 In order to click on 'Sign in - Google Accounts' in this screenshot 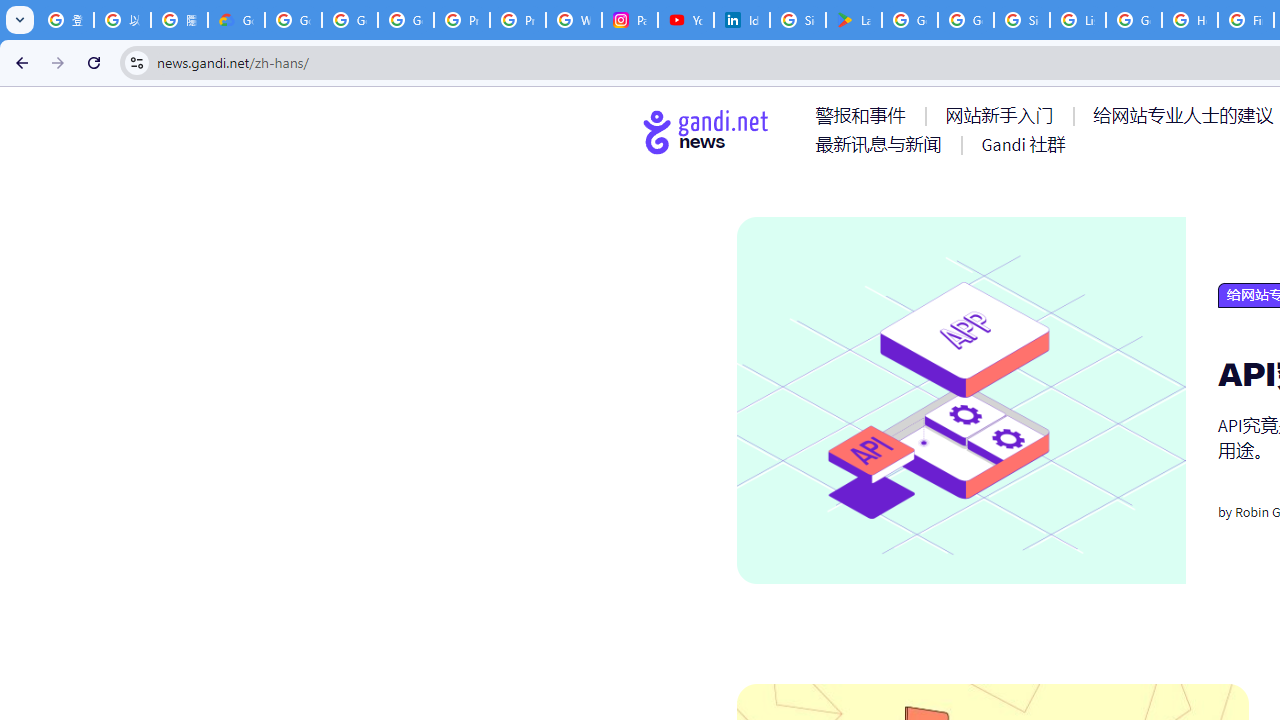, I will do `click(1022, 20)`.